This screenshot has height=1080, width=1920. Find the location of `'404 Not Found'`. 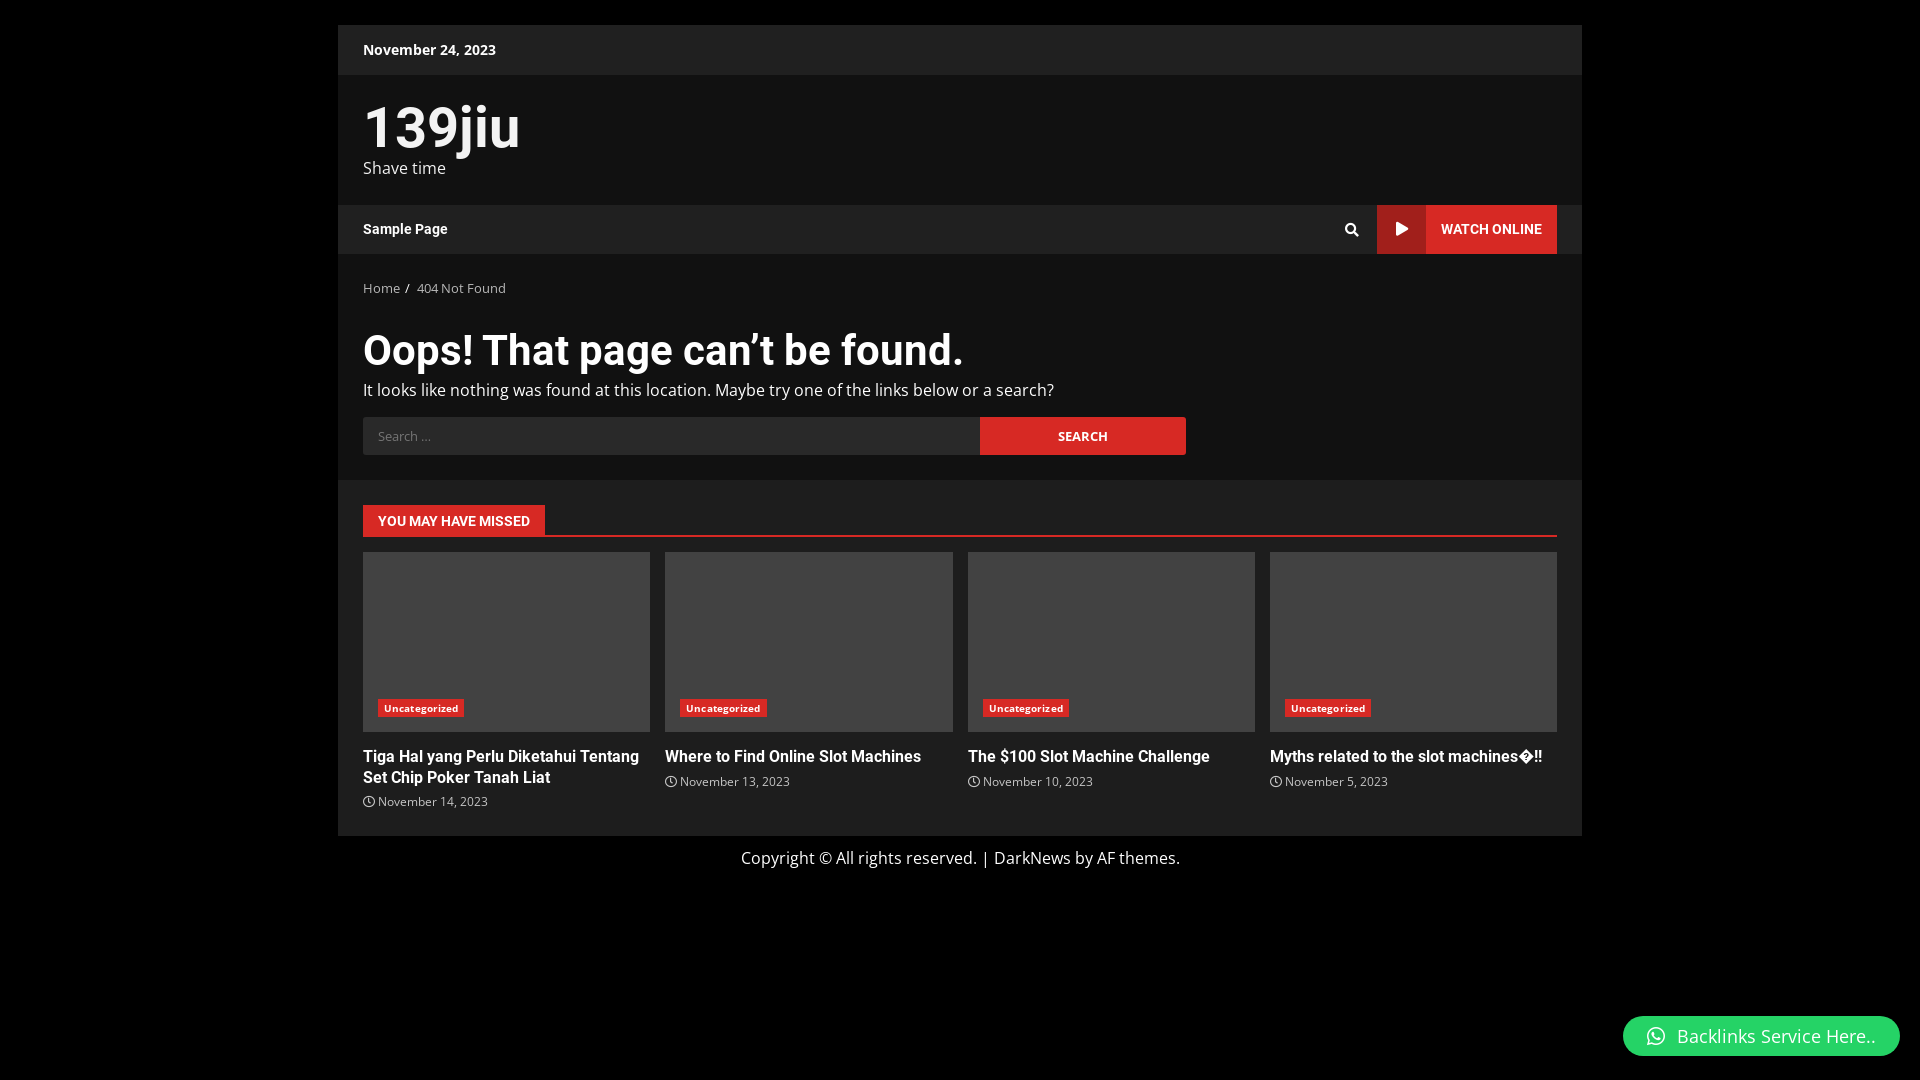

'404 Not Found' is located at coordinates (416, 288).